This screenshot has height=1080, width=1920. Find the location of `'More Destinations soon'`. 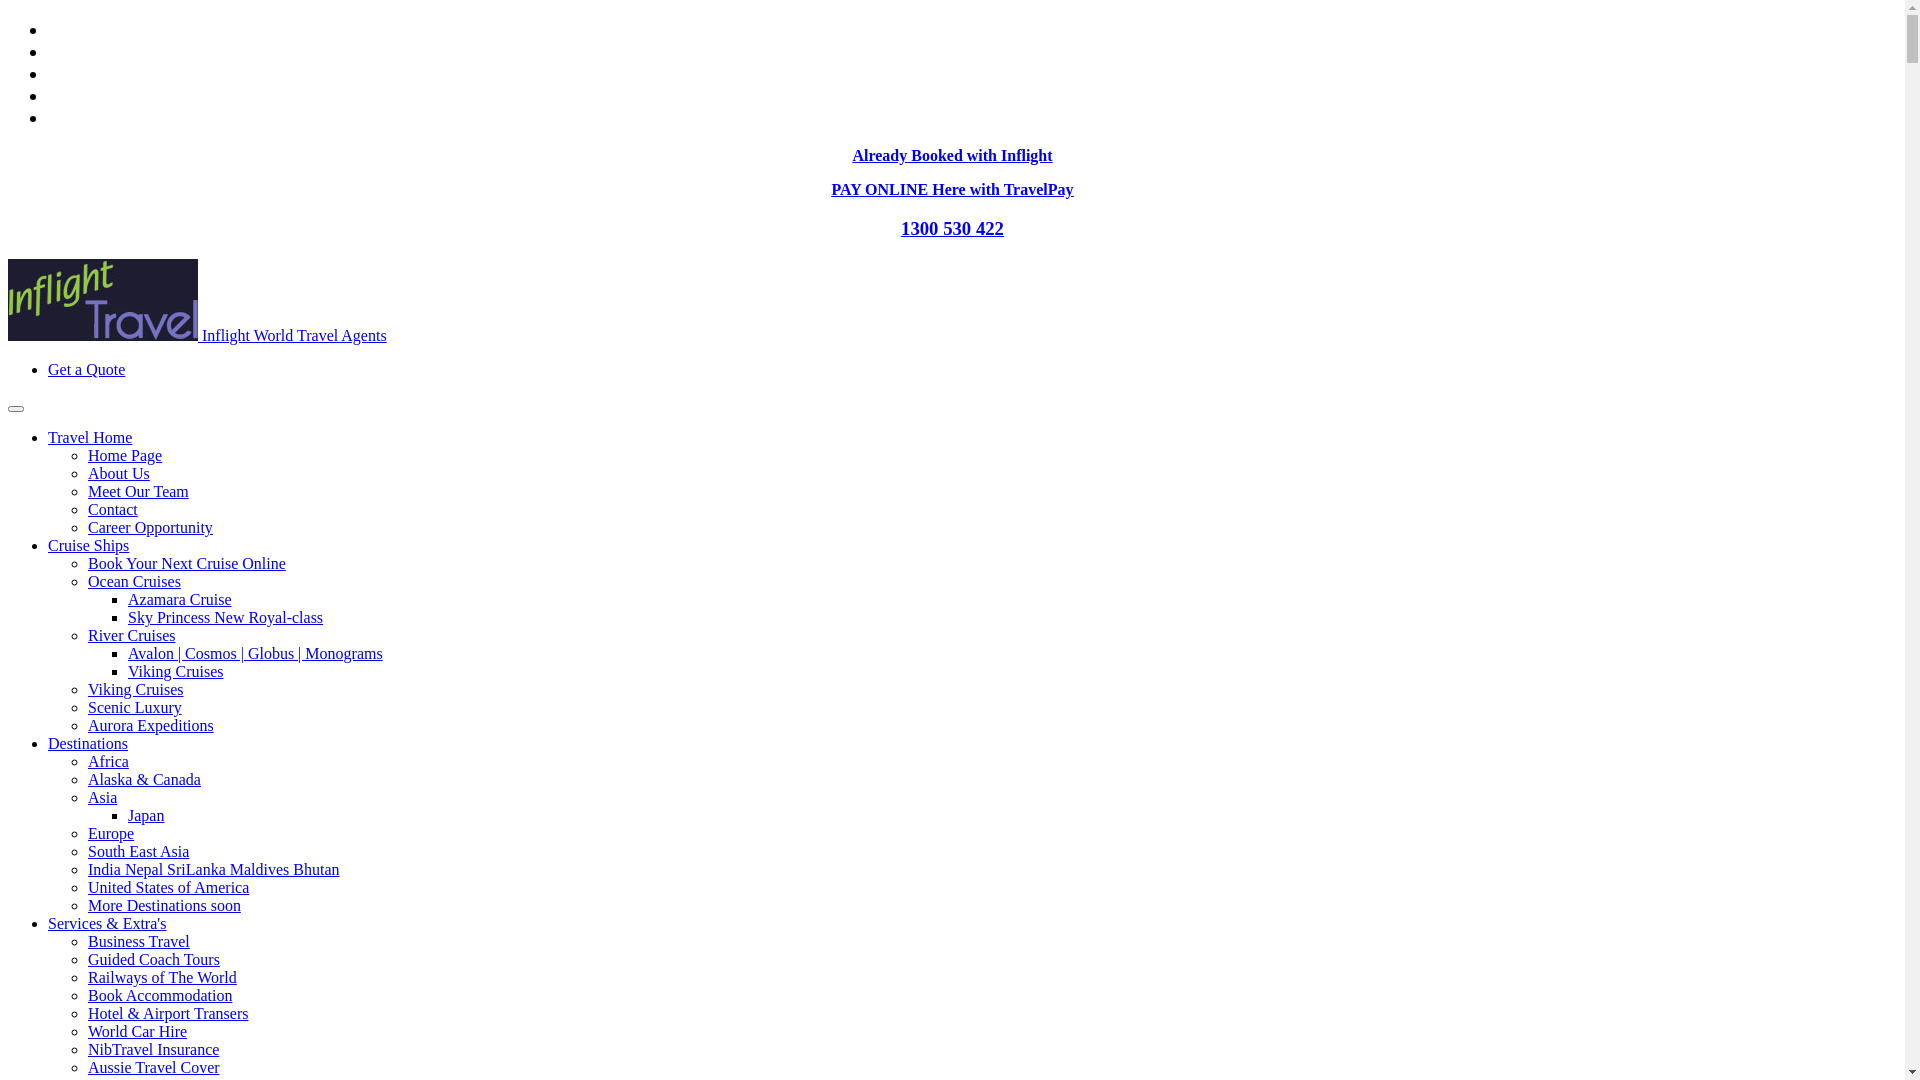

'More Destinations soon' is located at coordinates (164, 905).